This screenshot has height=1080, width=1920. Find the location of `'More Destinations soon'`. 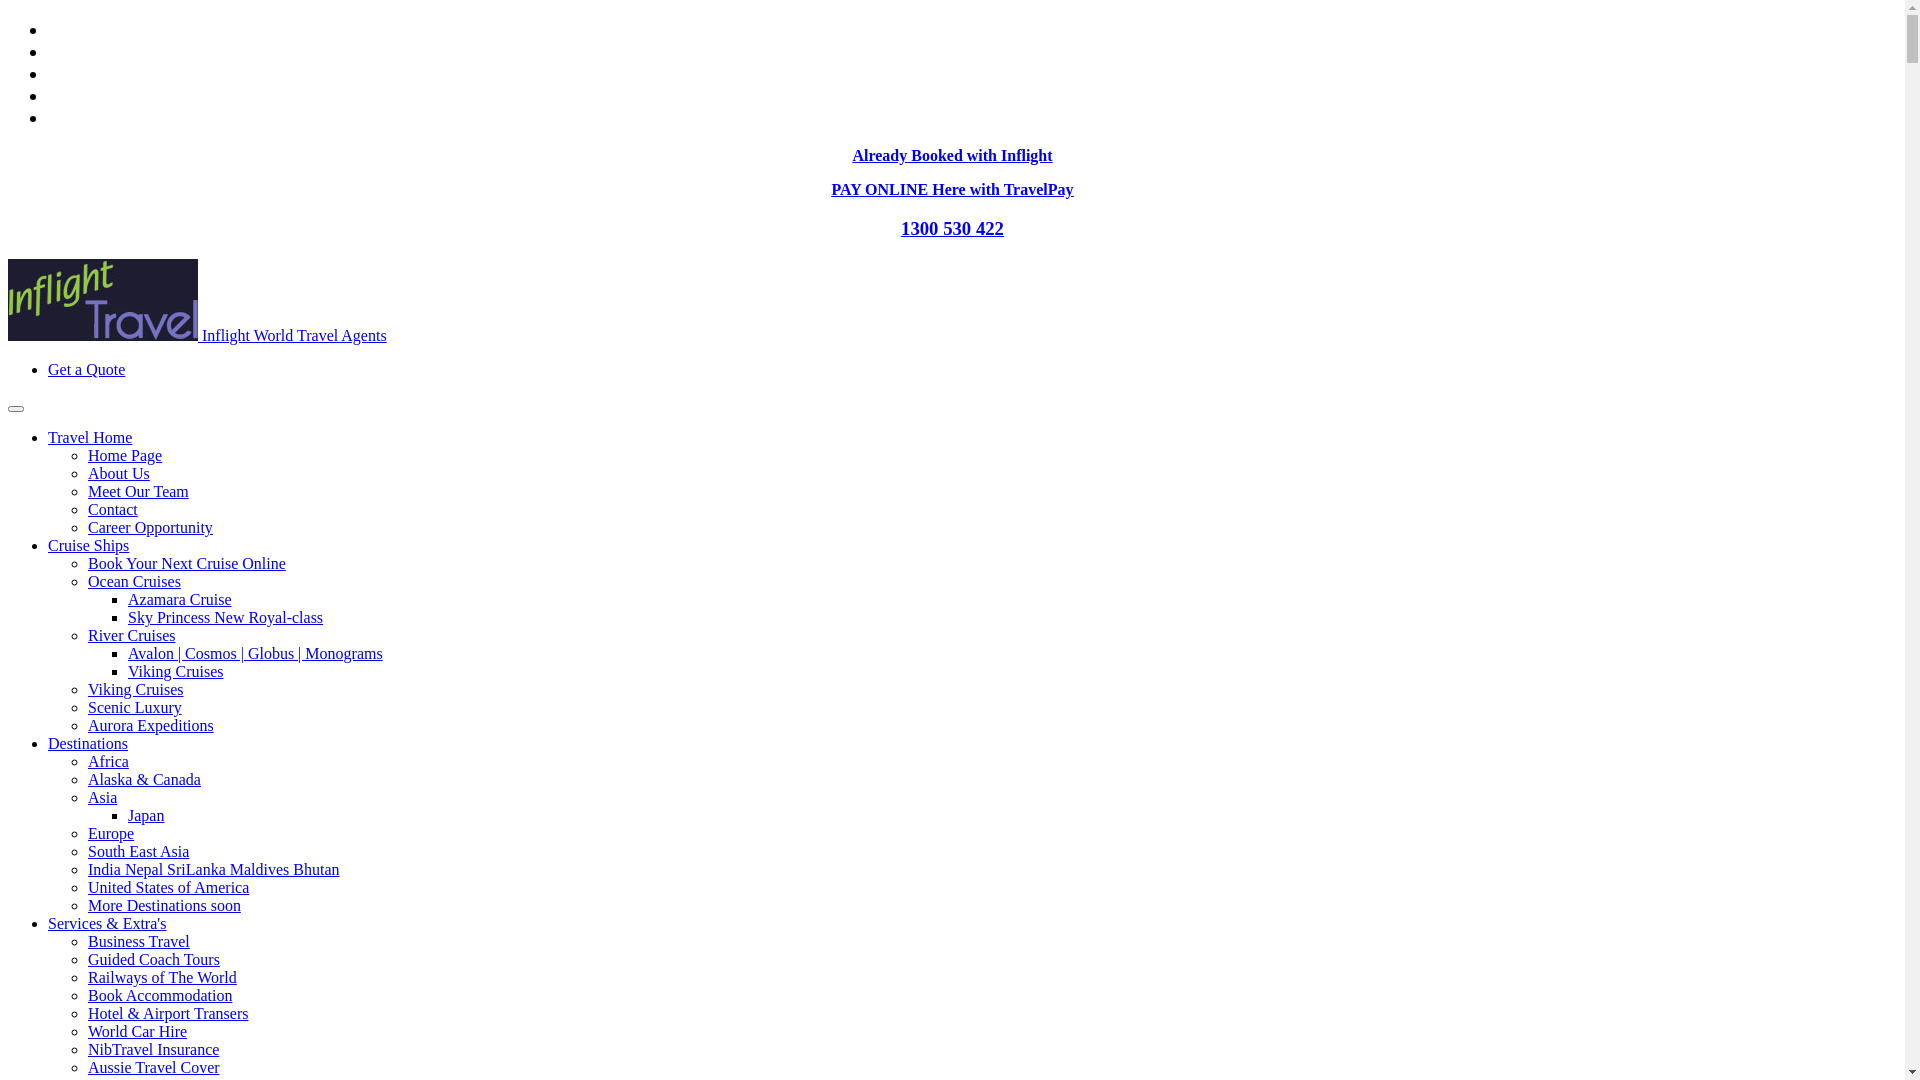

'More Destinations soon' is located at coordinates (164, 905).